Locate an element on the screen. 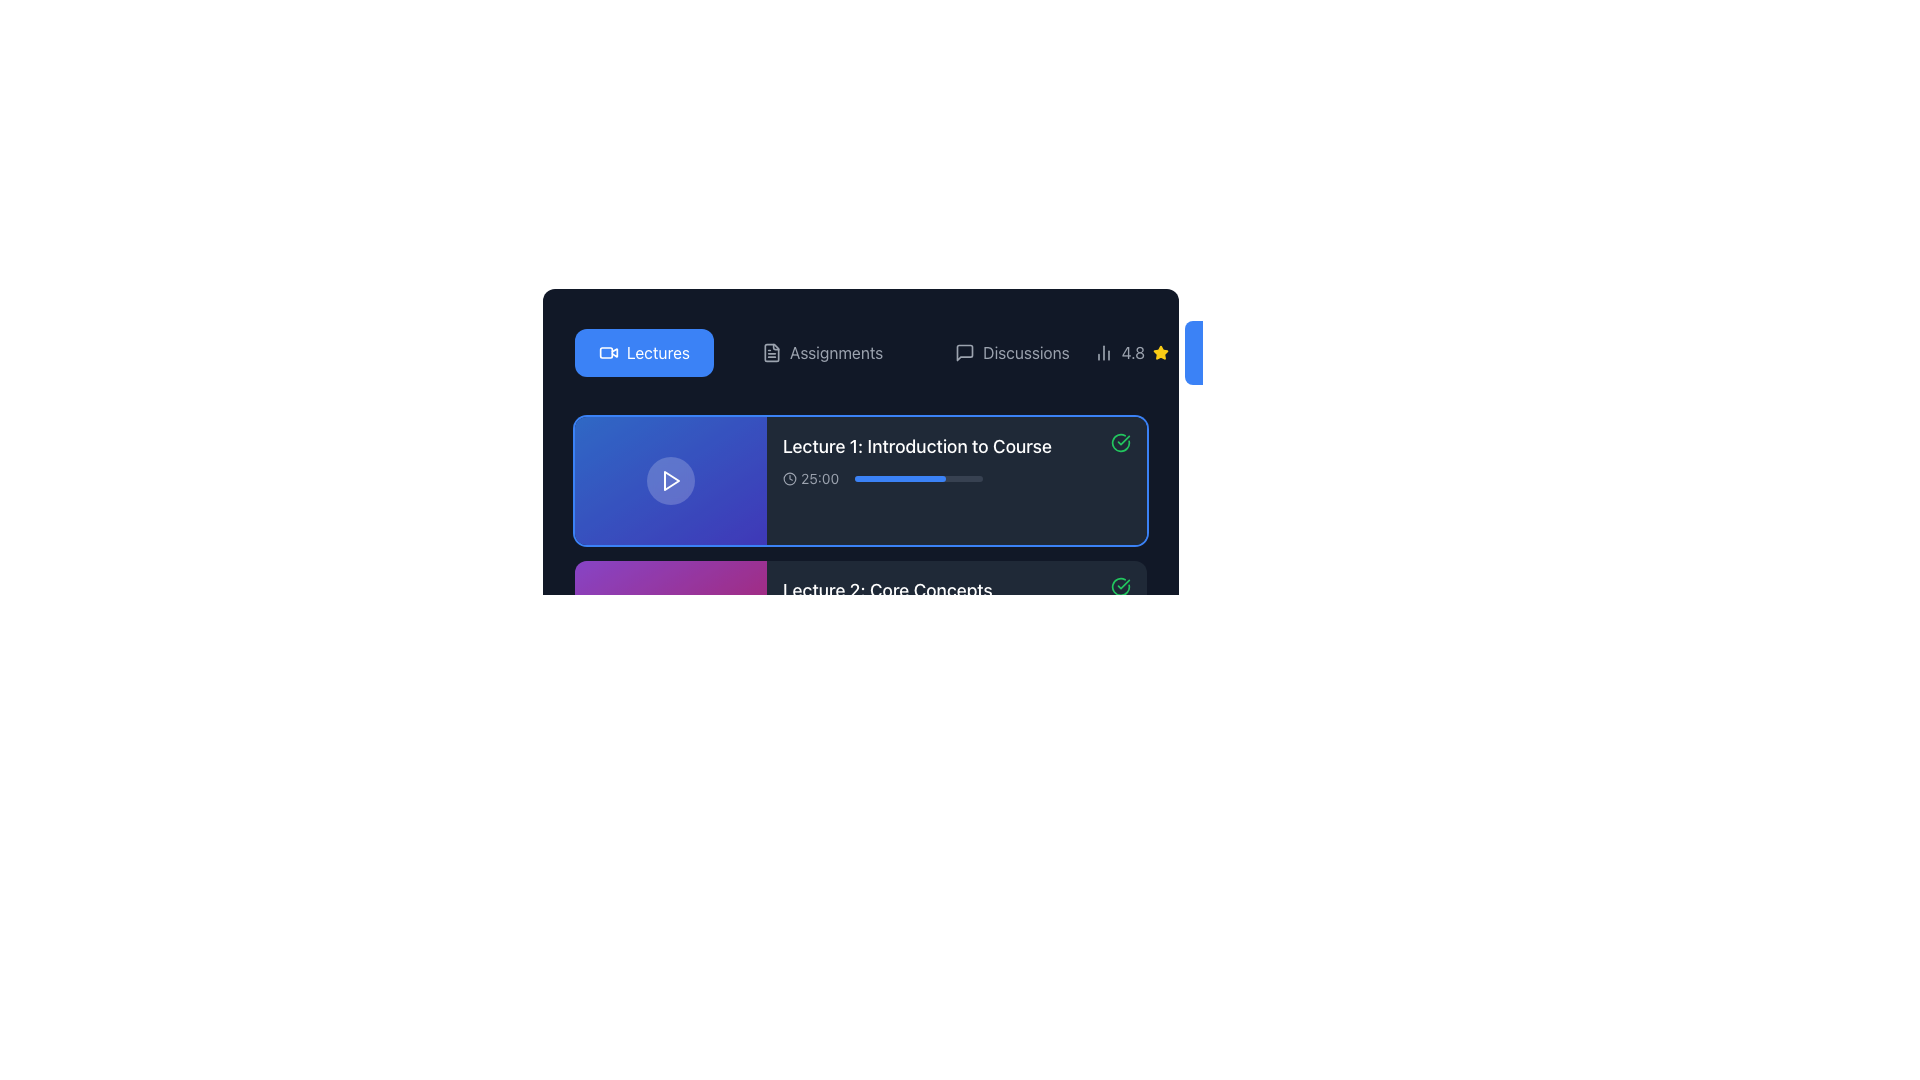 The height and width of the screenshot is (1080, 1920). displayed time from the Time indicator with progress bar located below the title 'Lecture 1: Introduction to Course', centered horizontally in the section is located at coordinates (916, 478).